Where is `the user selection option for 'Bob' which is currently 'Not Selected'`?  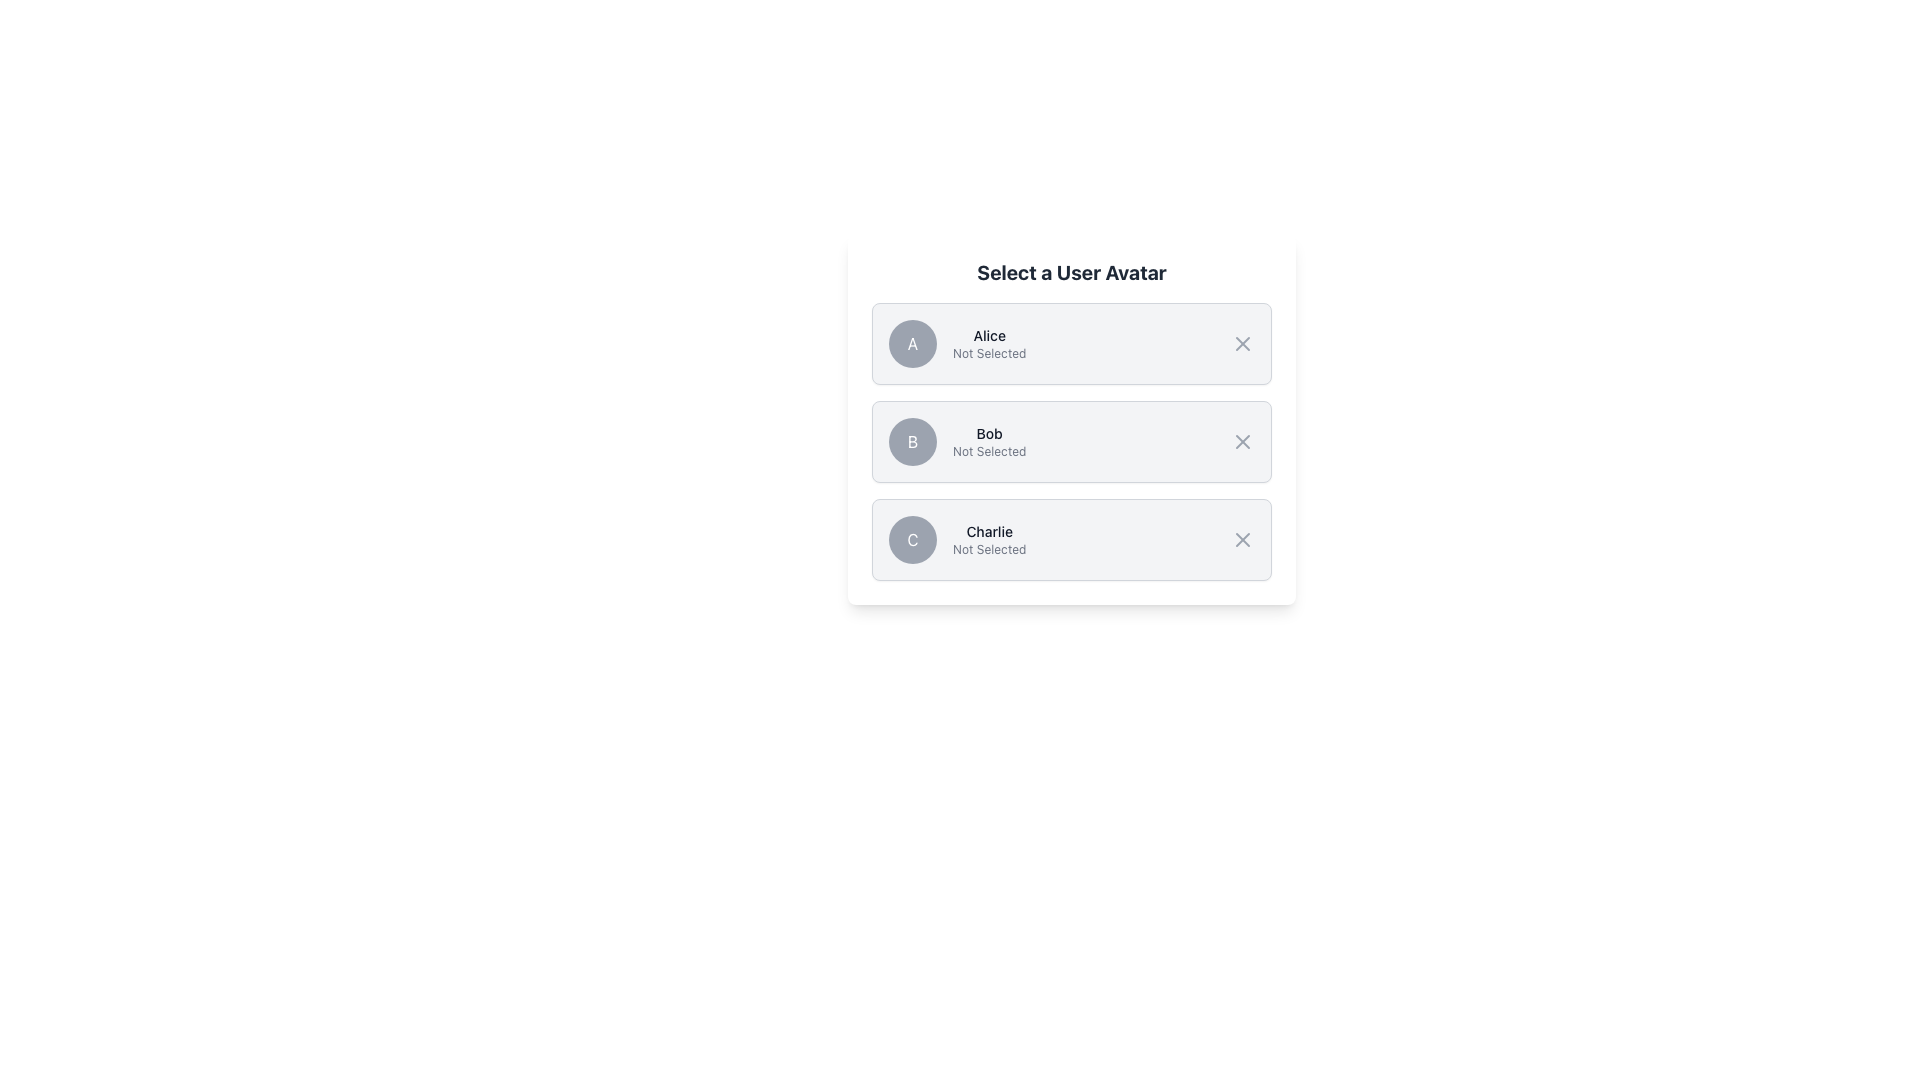
the user selection option for 'Bob' which is currently 'Not Selected' is located at coordinates (989, 441).